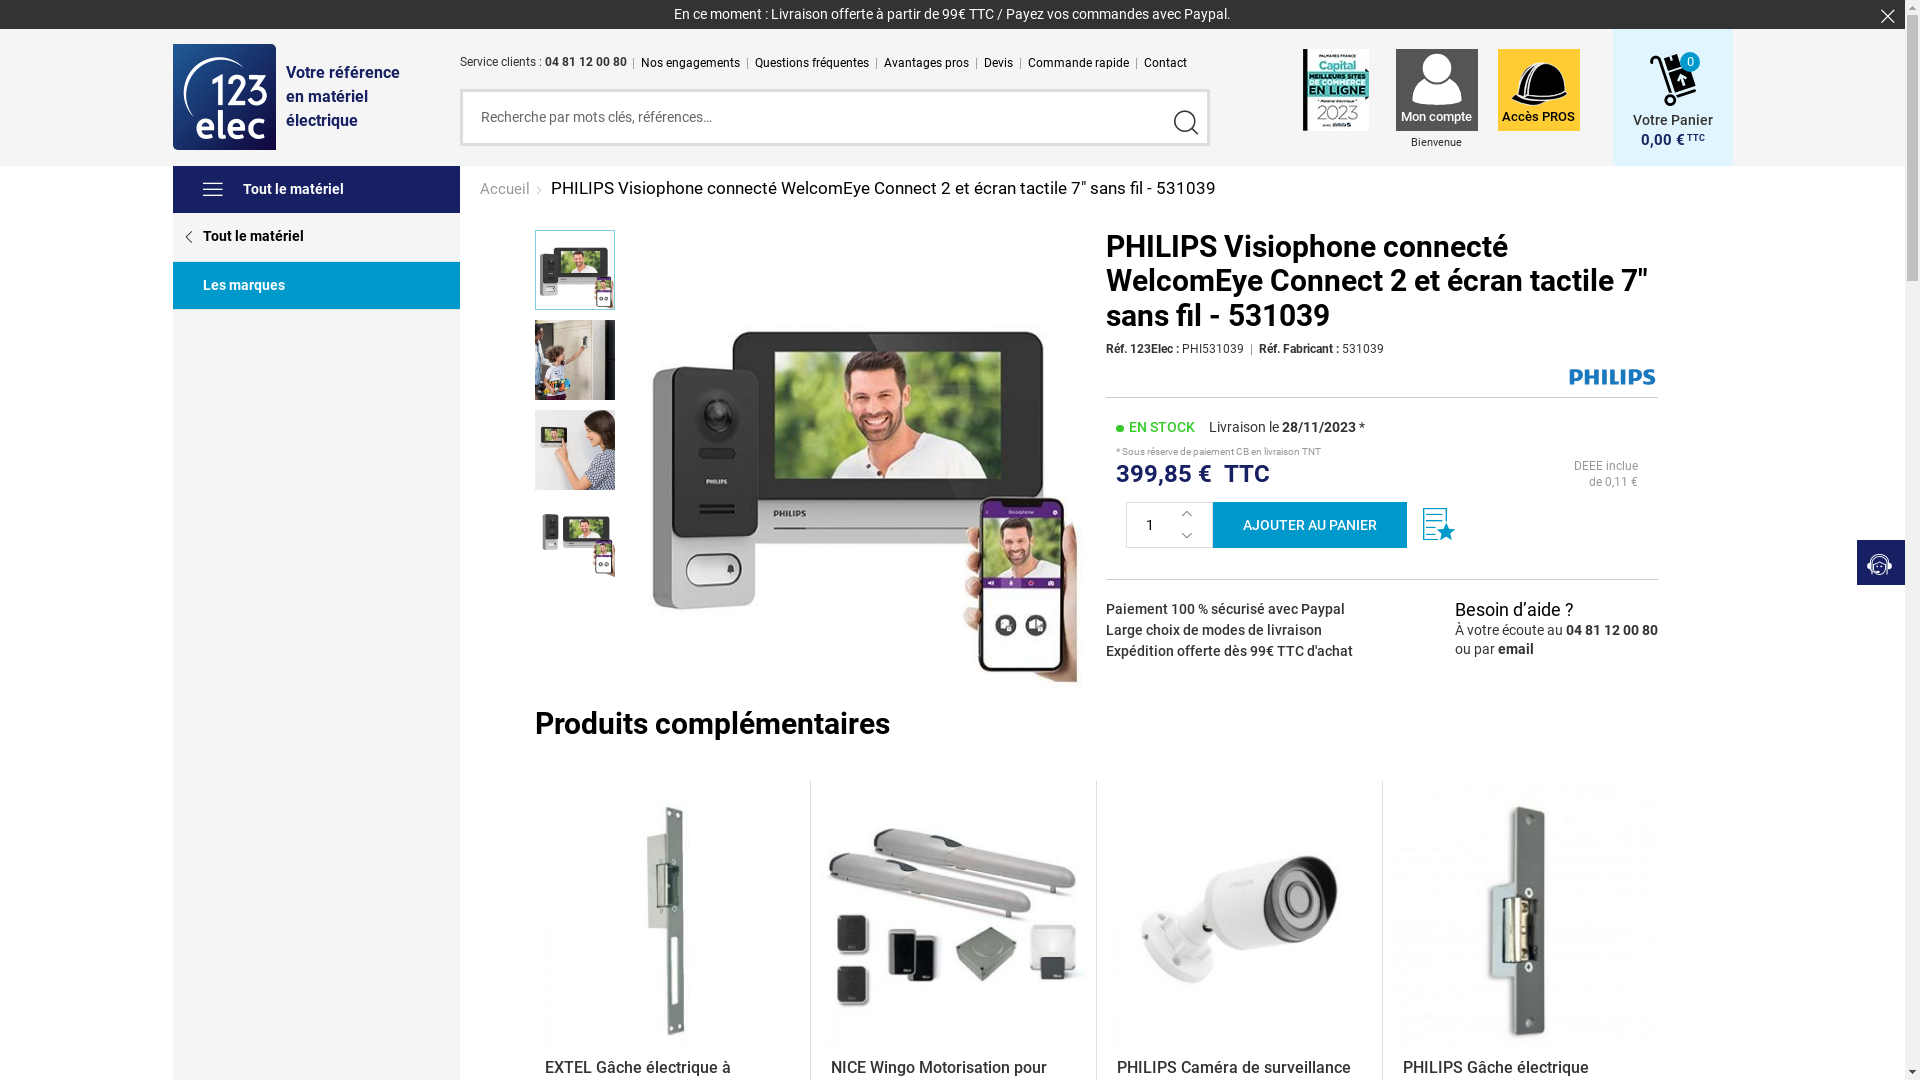 The width and height of the screenshot is (1920, 1080). I want to click on 'Valider', so click(1185, 122).